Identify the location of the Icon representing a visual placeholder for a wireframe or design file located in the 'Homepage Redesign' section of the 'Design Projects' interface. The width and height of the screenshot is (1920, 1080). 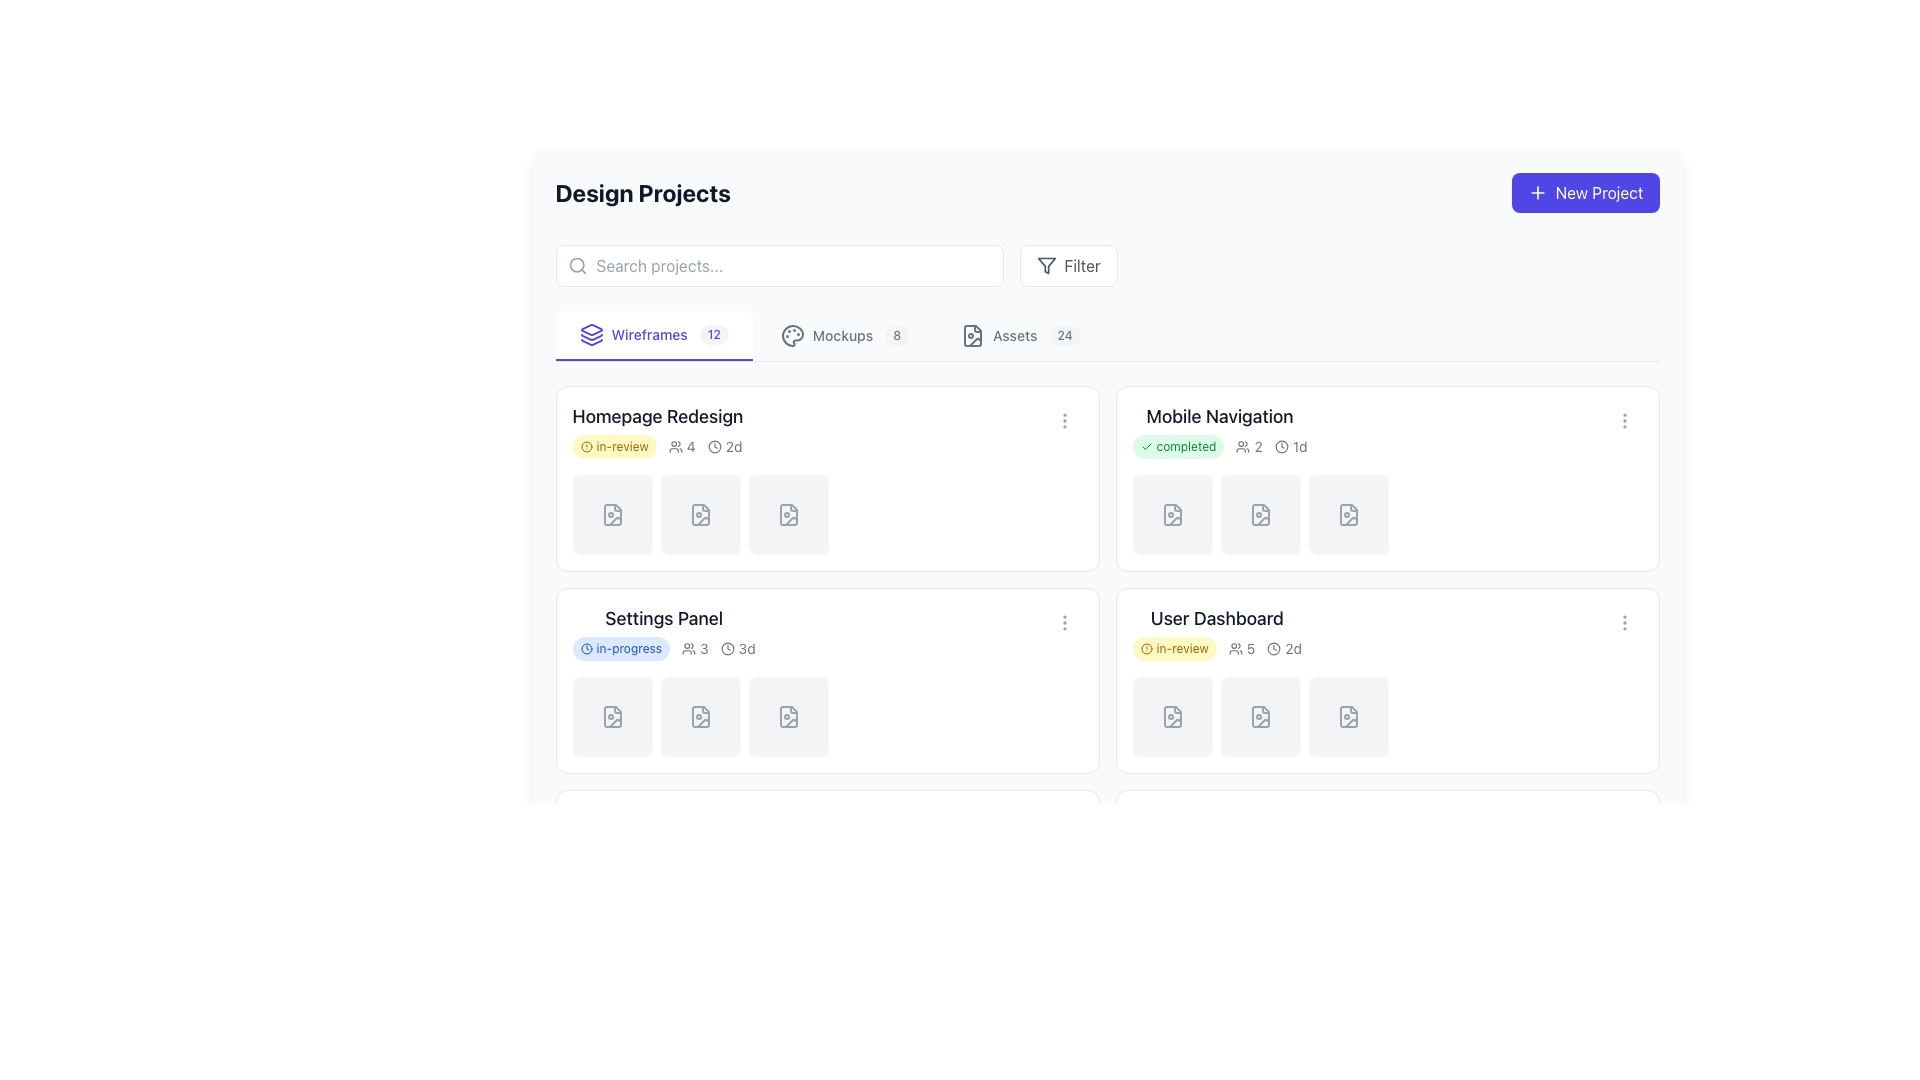
(611, 514).